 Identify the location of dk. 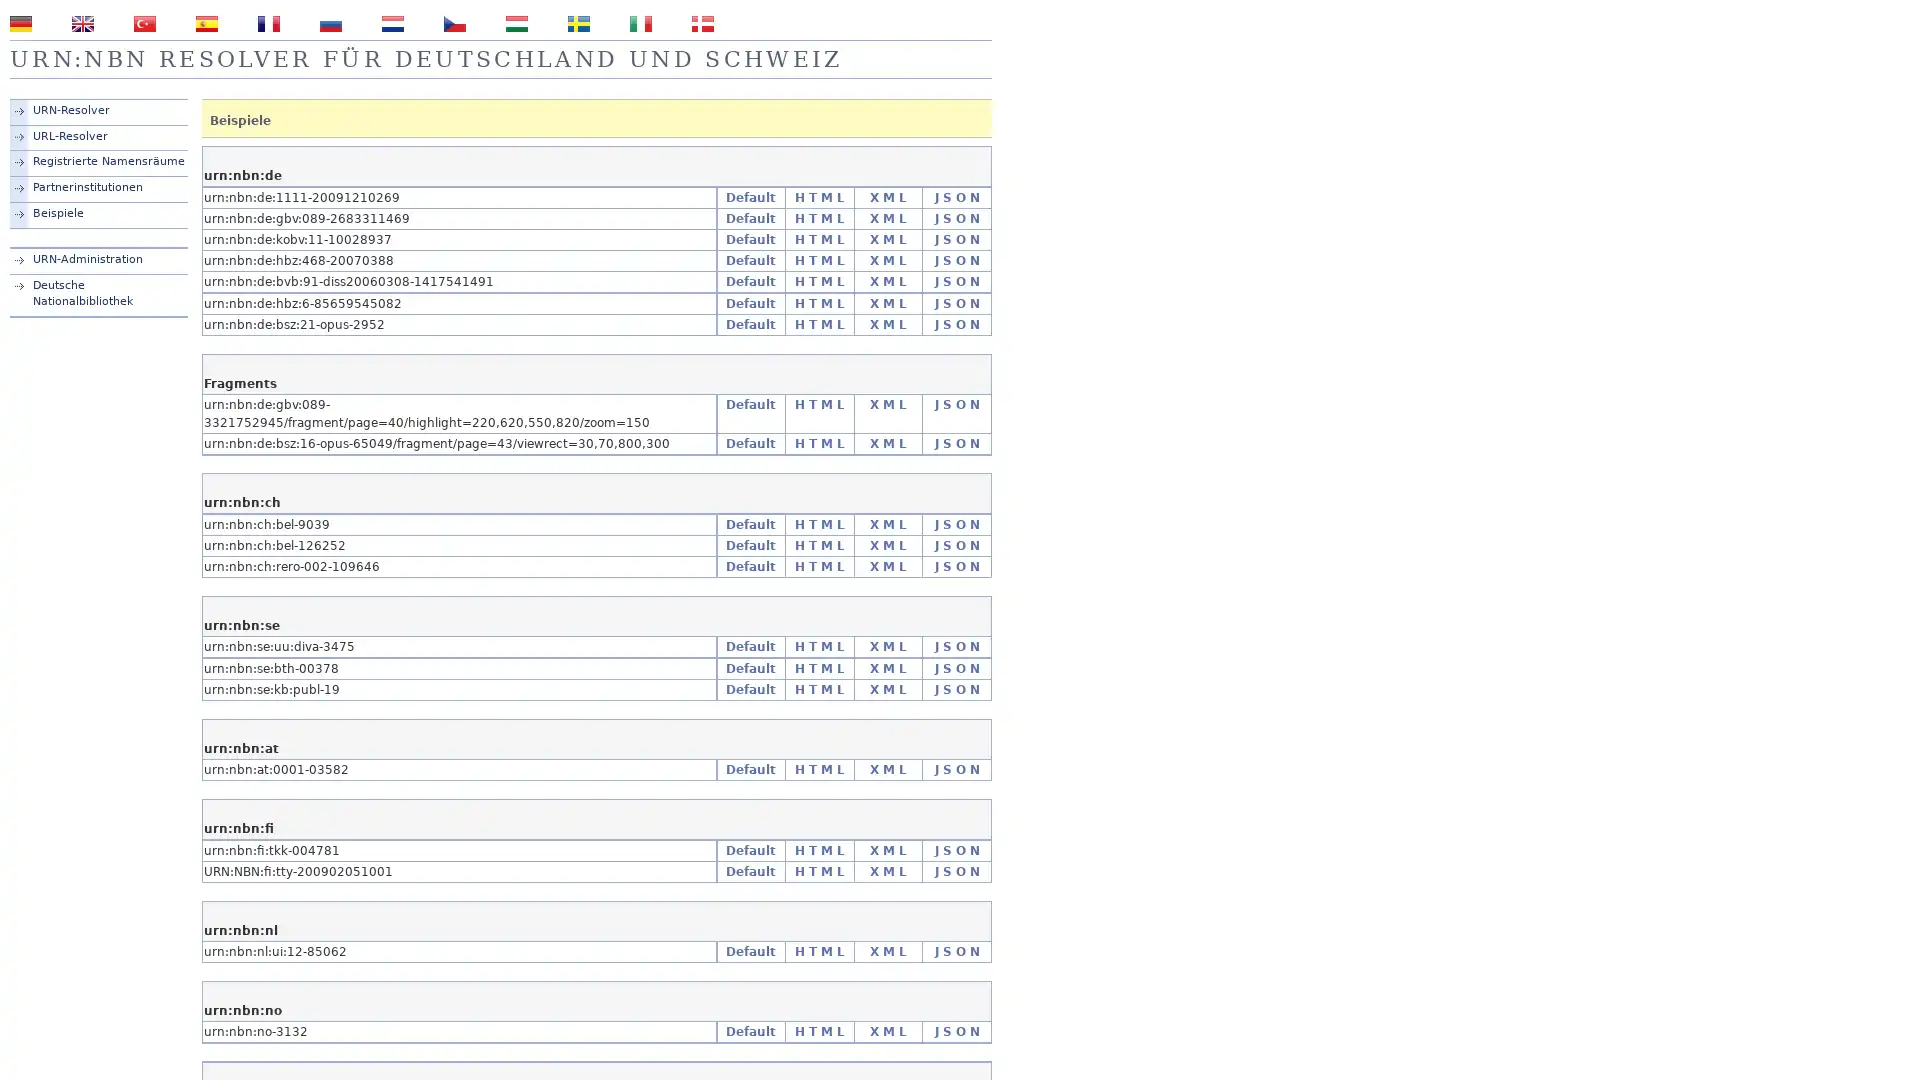
(702, 23).